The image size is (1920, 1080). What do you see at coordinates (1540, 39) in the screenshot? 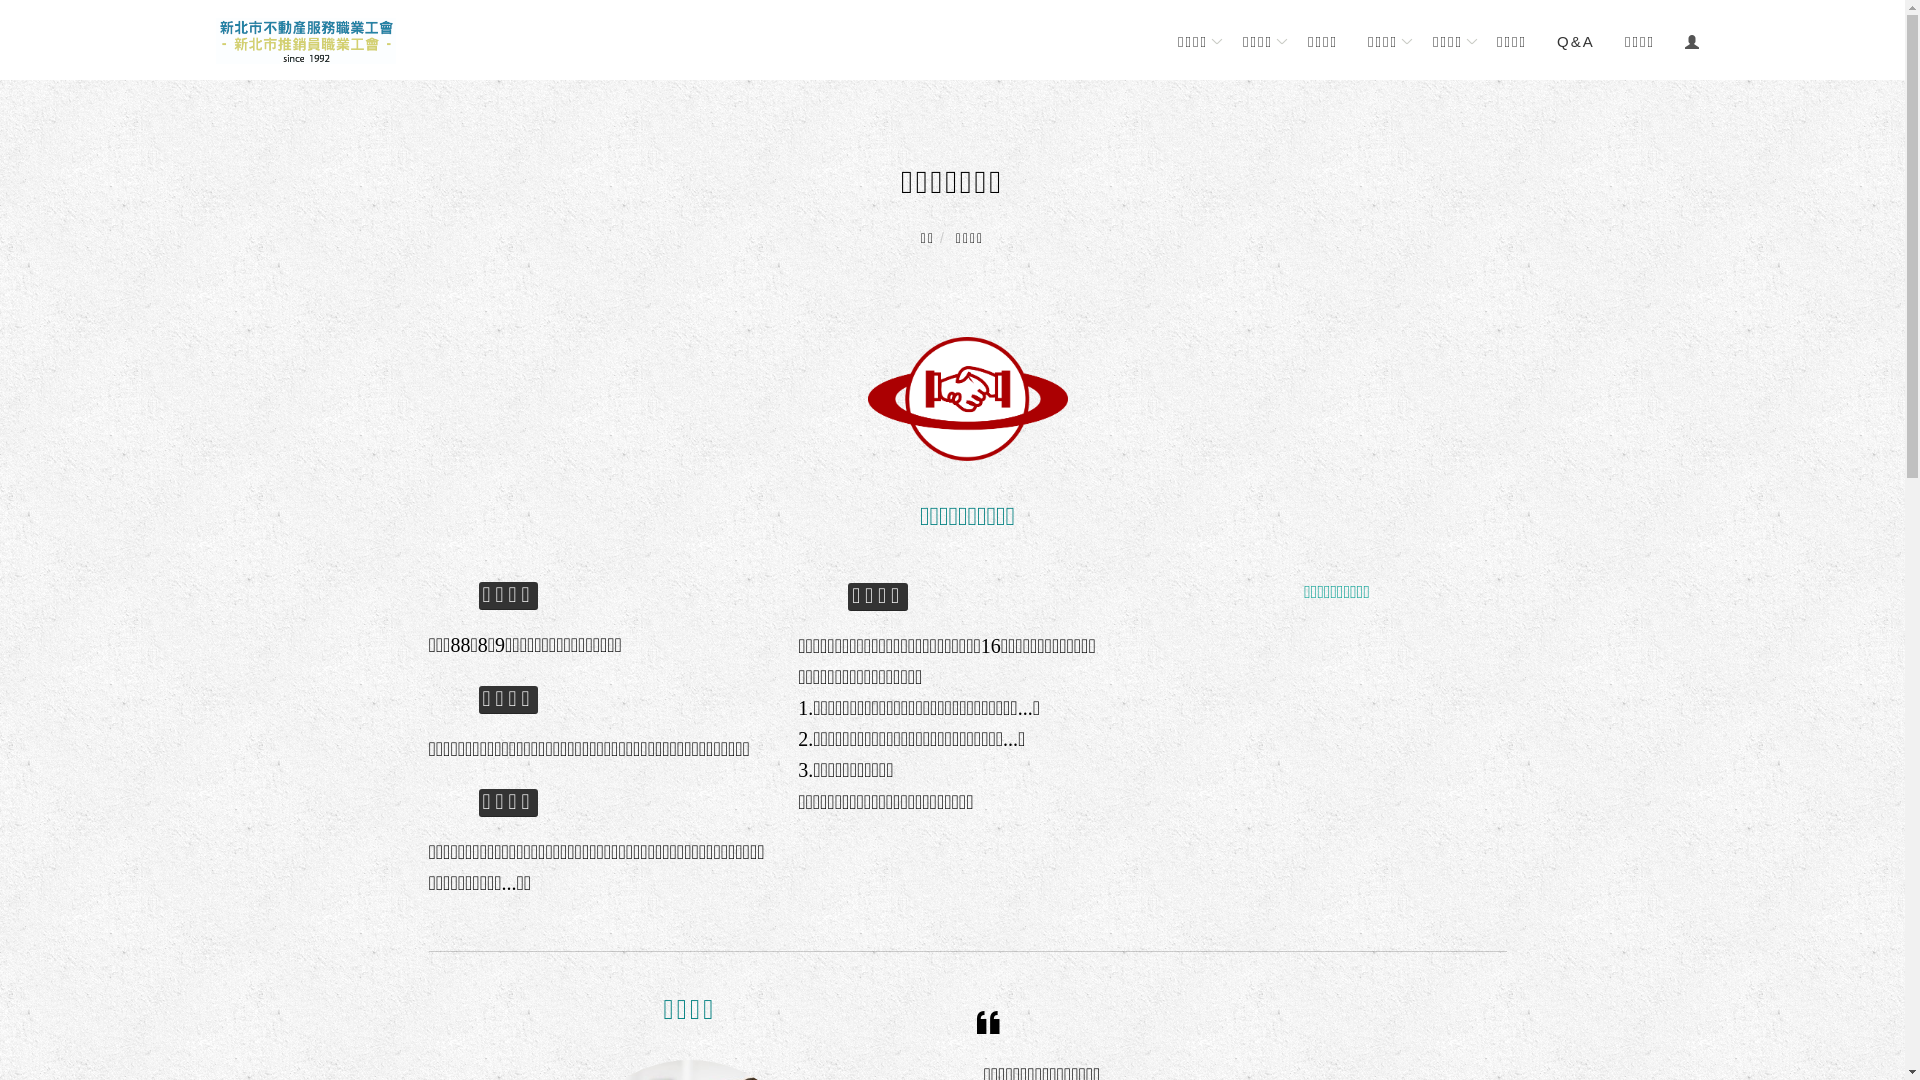
I see `'Q&A'` at bounding box center [1540, 39].